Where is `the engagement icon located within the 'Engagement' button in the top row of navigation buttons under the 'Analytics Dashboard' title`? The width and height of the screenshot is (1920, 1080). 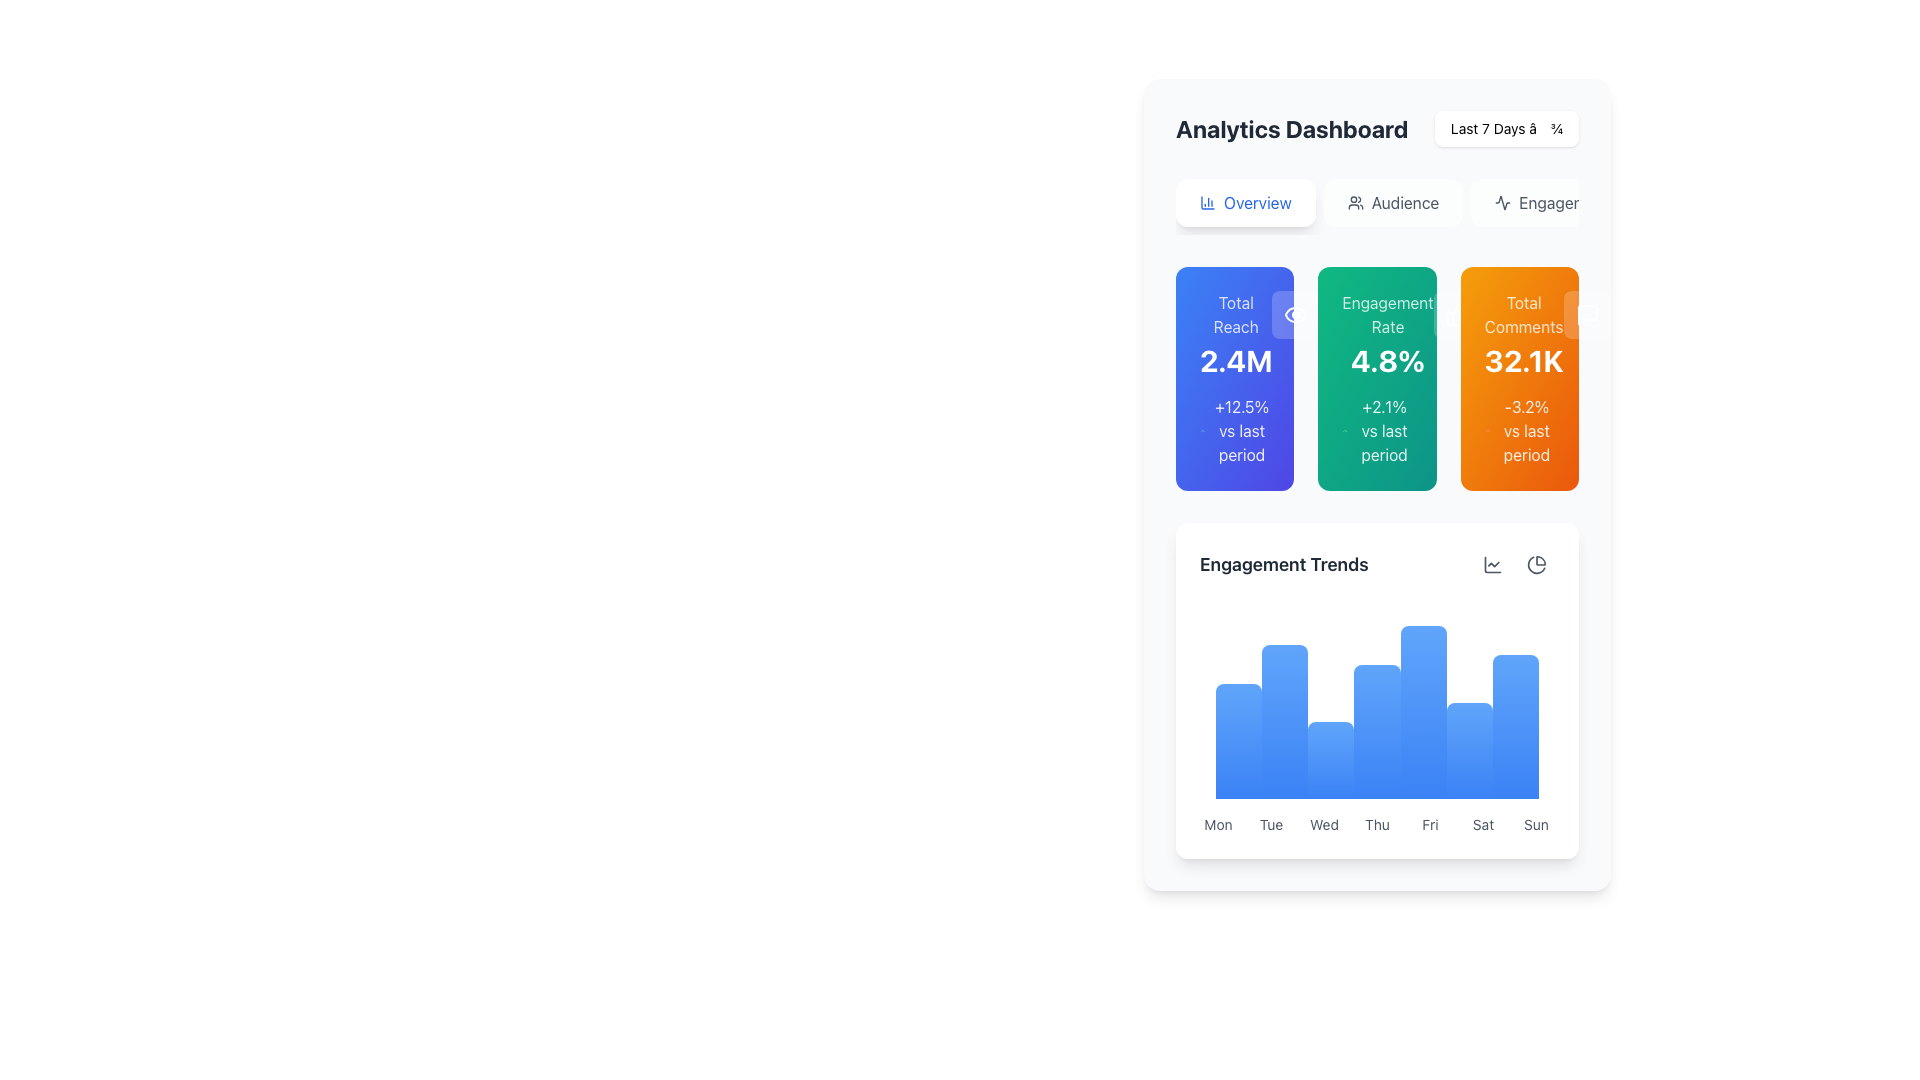 the engagement icon located within the 'Engagement' button in the top row of navigation buttons under the 'Analytics Dashboard' title is located at coordinates (1503, 203).